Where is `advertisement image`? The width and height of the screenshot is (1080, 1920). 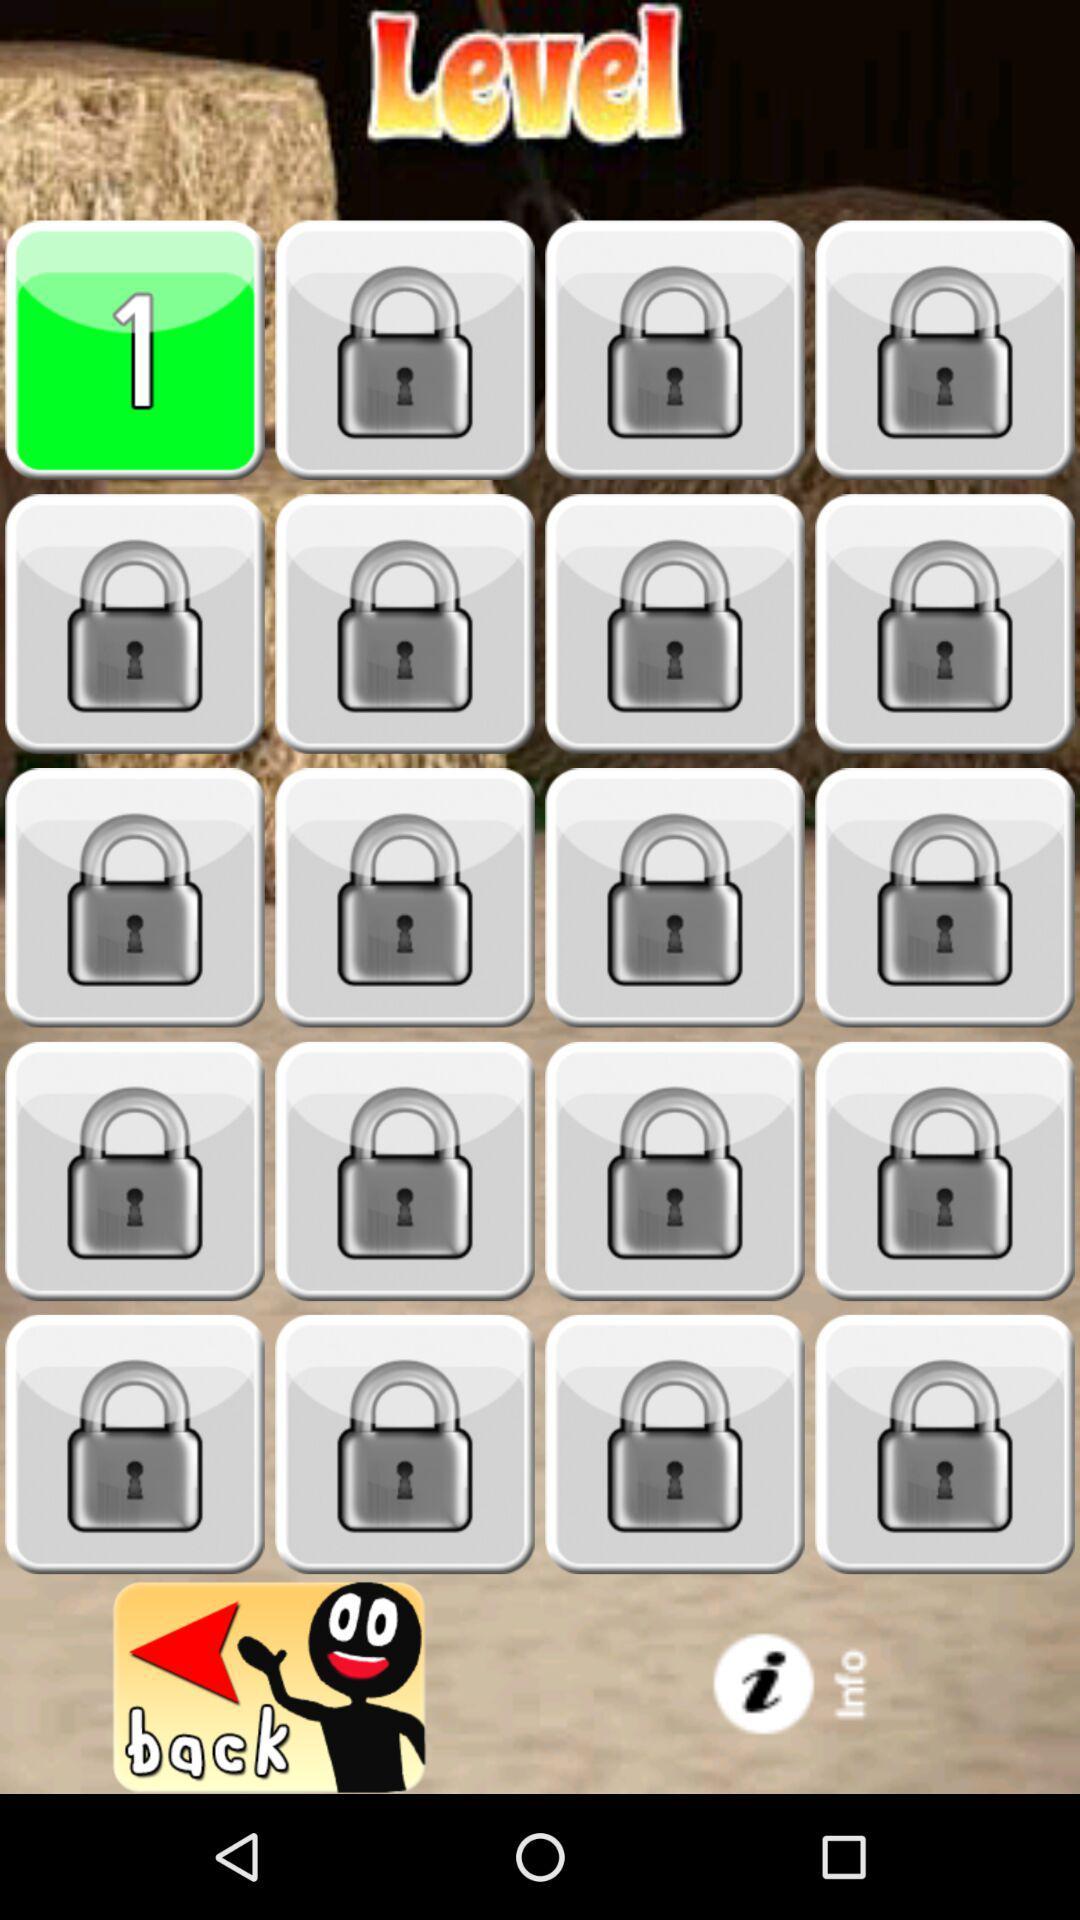 advertisement image is located at coordinates (810, 1686).